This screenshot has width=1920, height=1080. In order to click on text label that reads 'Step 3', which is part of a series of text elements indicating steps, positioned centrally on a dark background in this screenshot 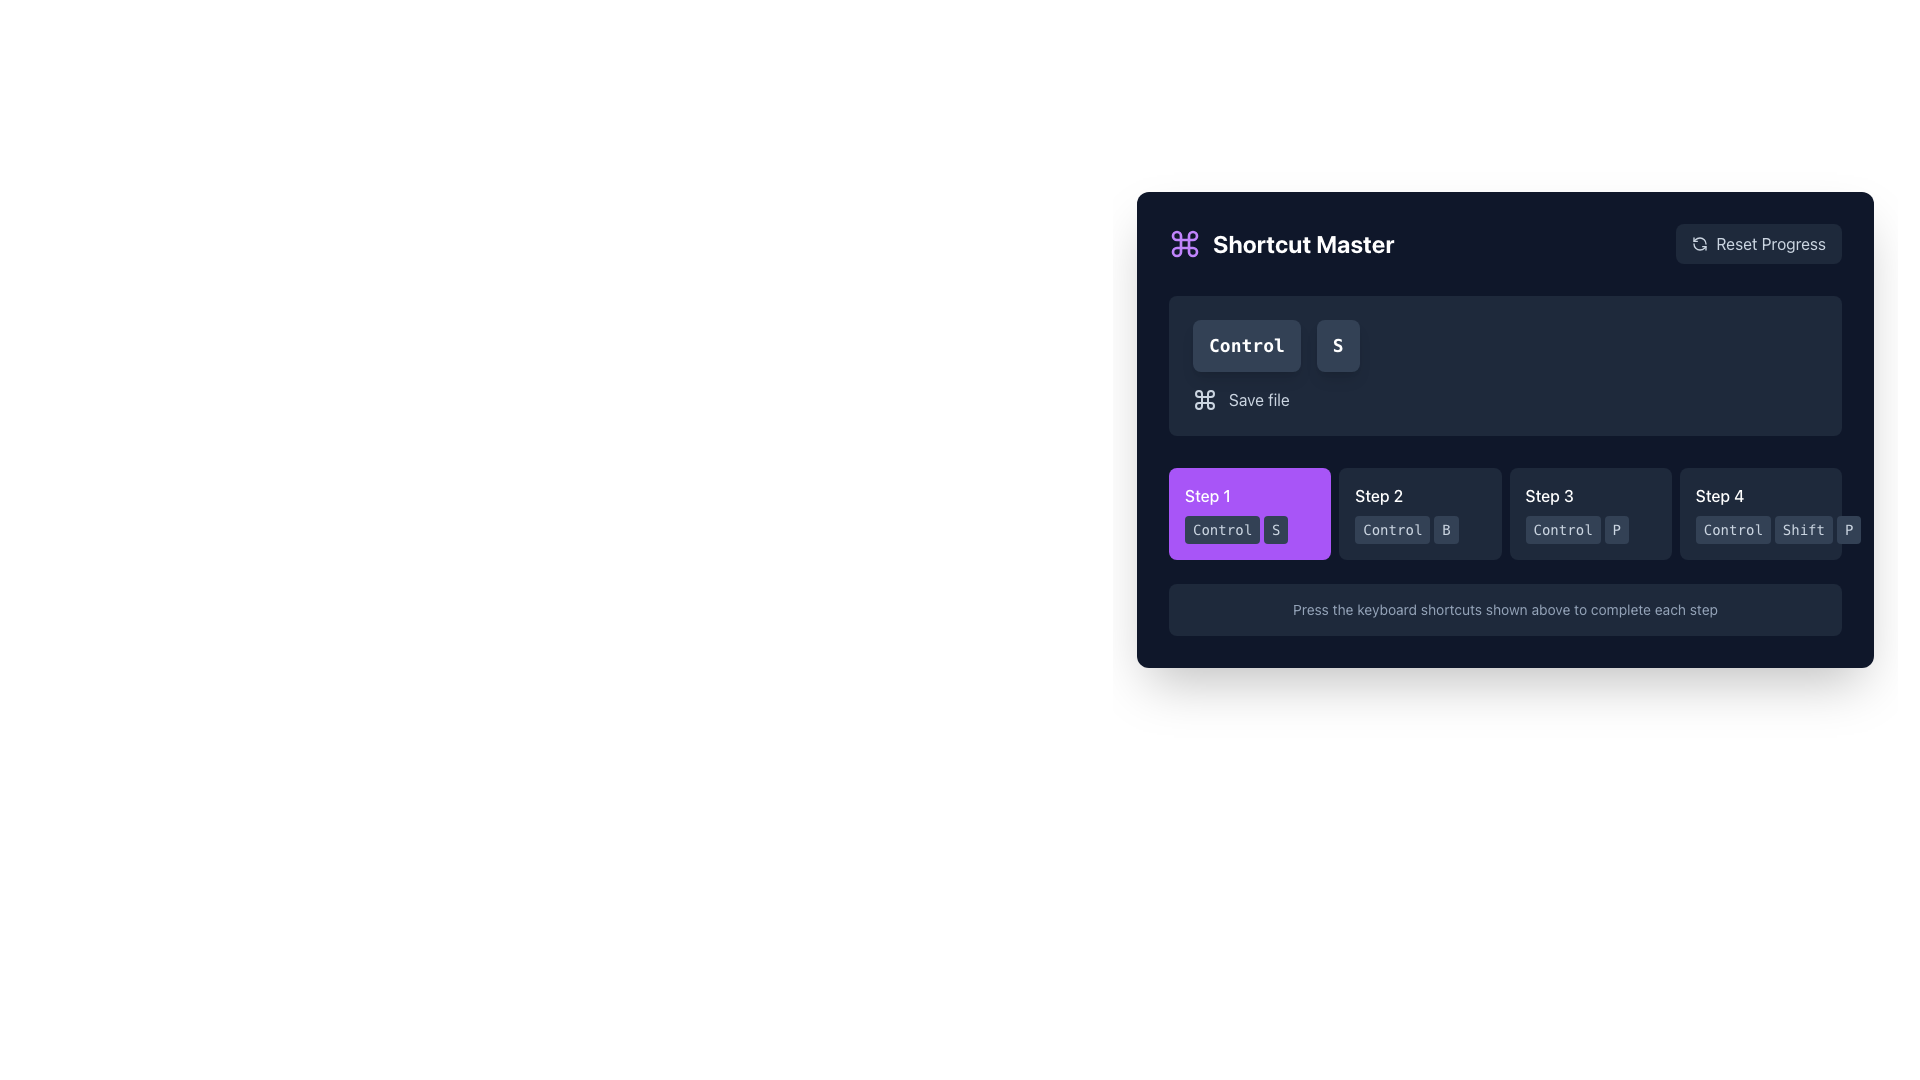, I will do `click(1548, 495)`.